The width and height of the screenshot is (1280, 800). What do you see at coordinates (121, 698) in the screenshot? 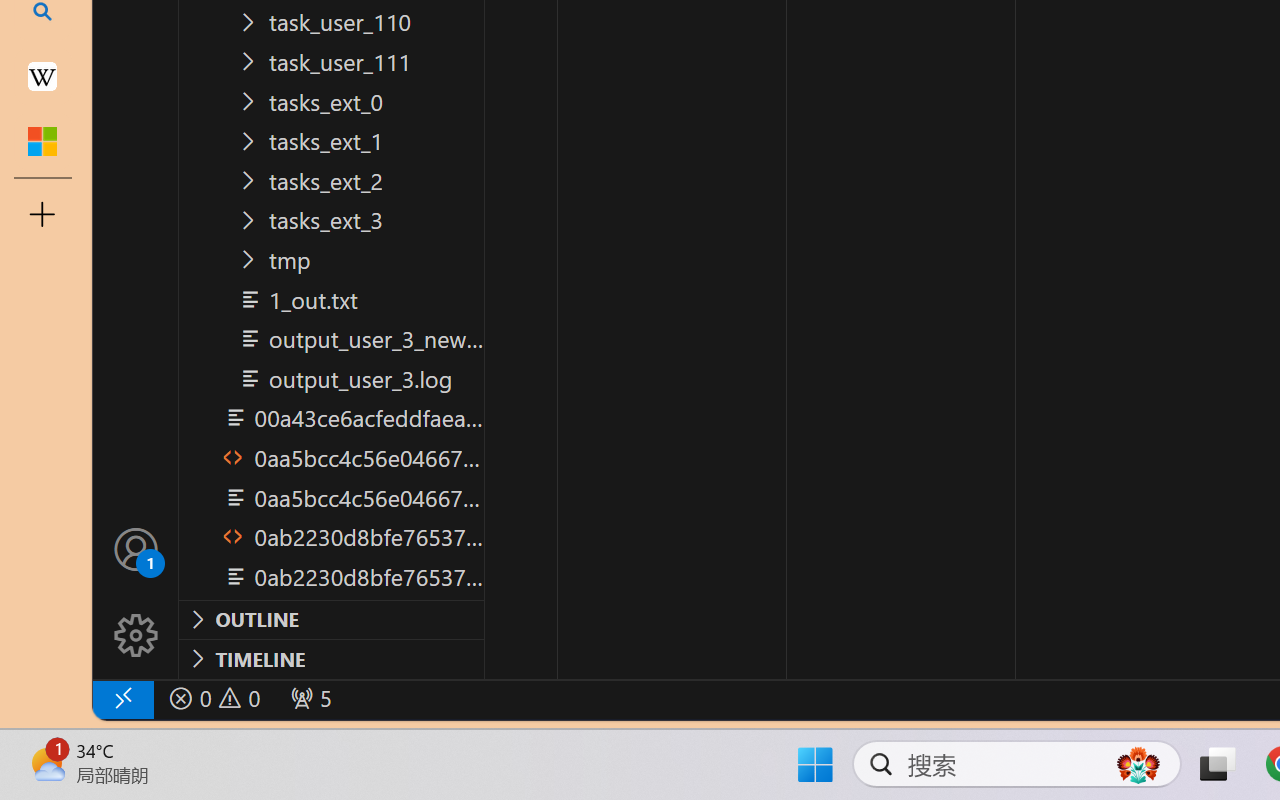
I see `'remote'` at bounding box center [121, 698].